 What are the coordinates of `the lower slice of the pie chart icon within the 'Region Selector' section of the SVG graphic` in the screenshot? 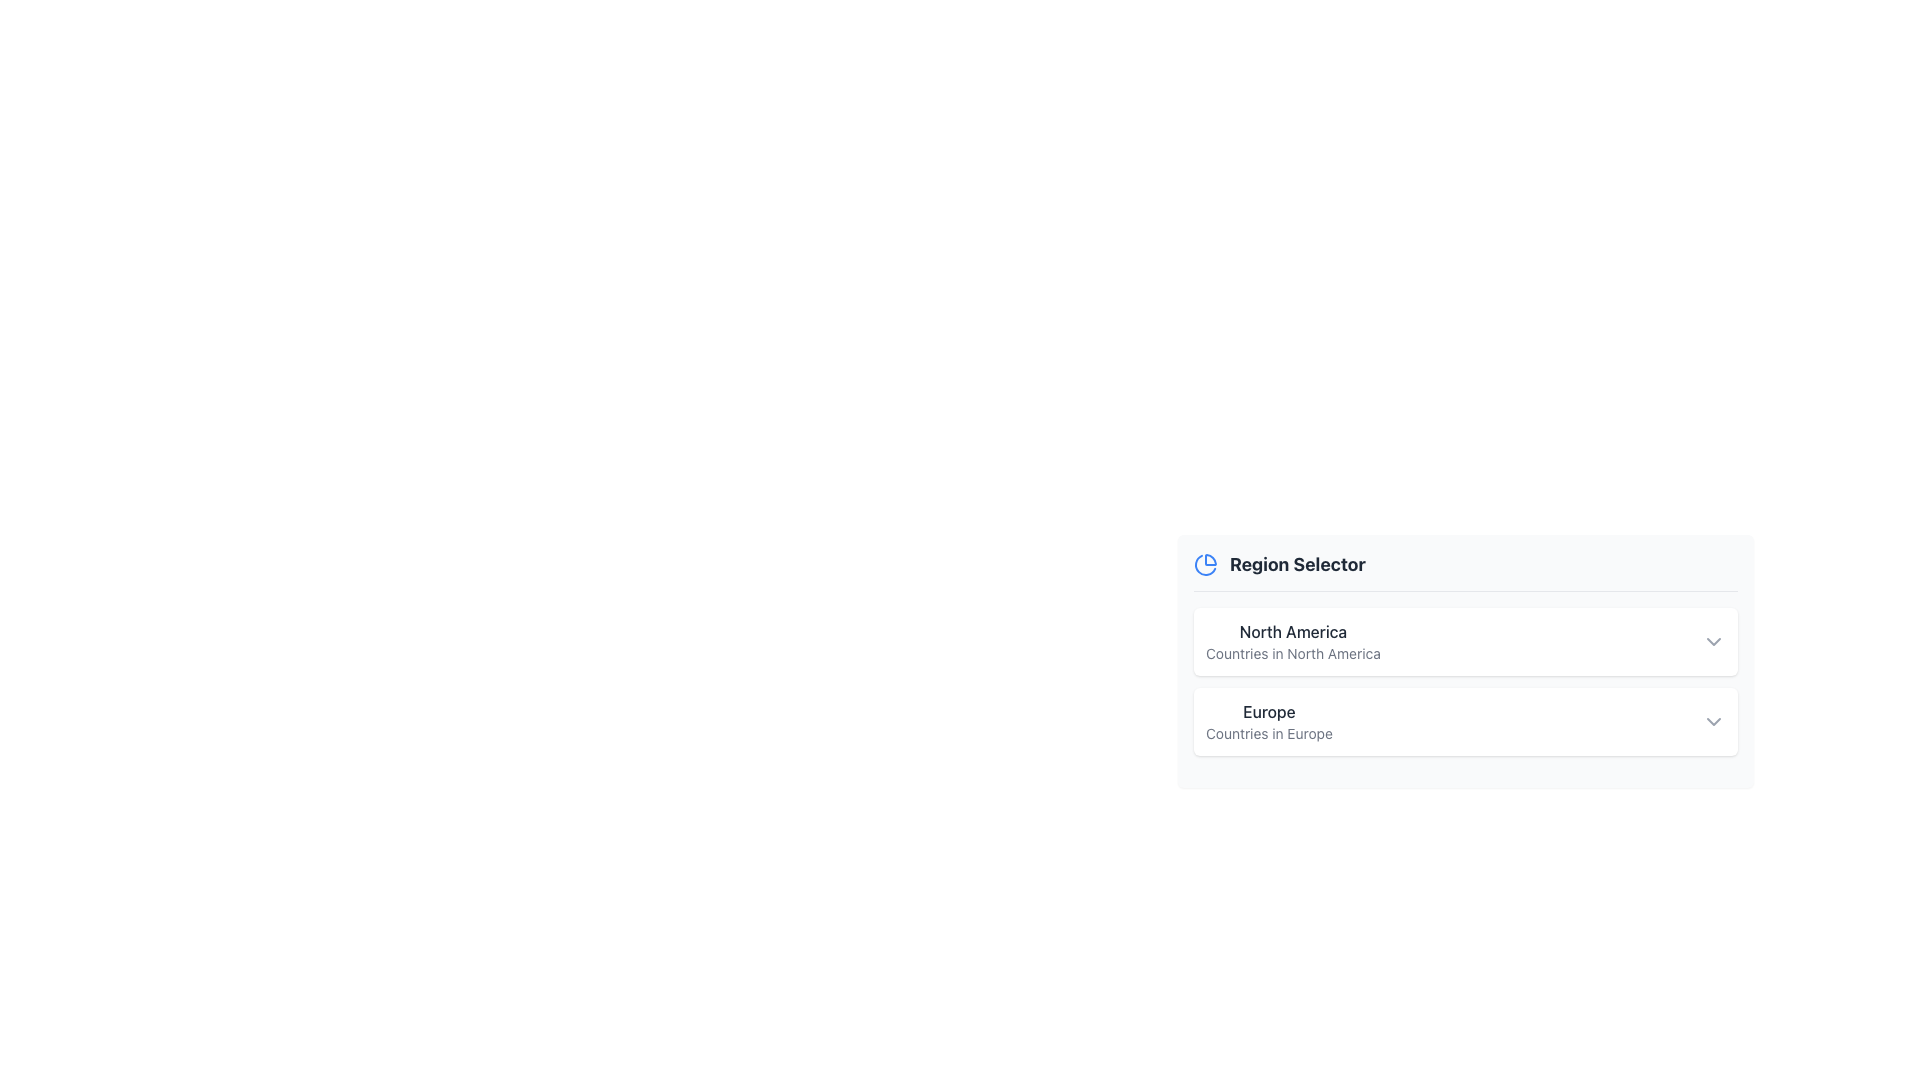 It's located at (1204, 565).